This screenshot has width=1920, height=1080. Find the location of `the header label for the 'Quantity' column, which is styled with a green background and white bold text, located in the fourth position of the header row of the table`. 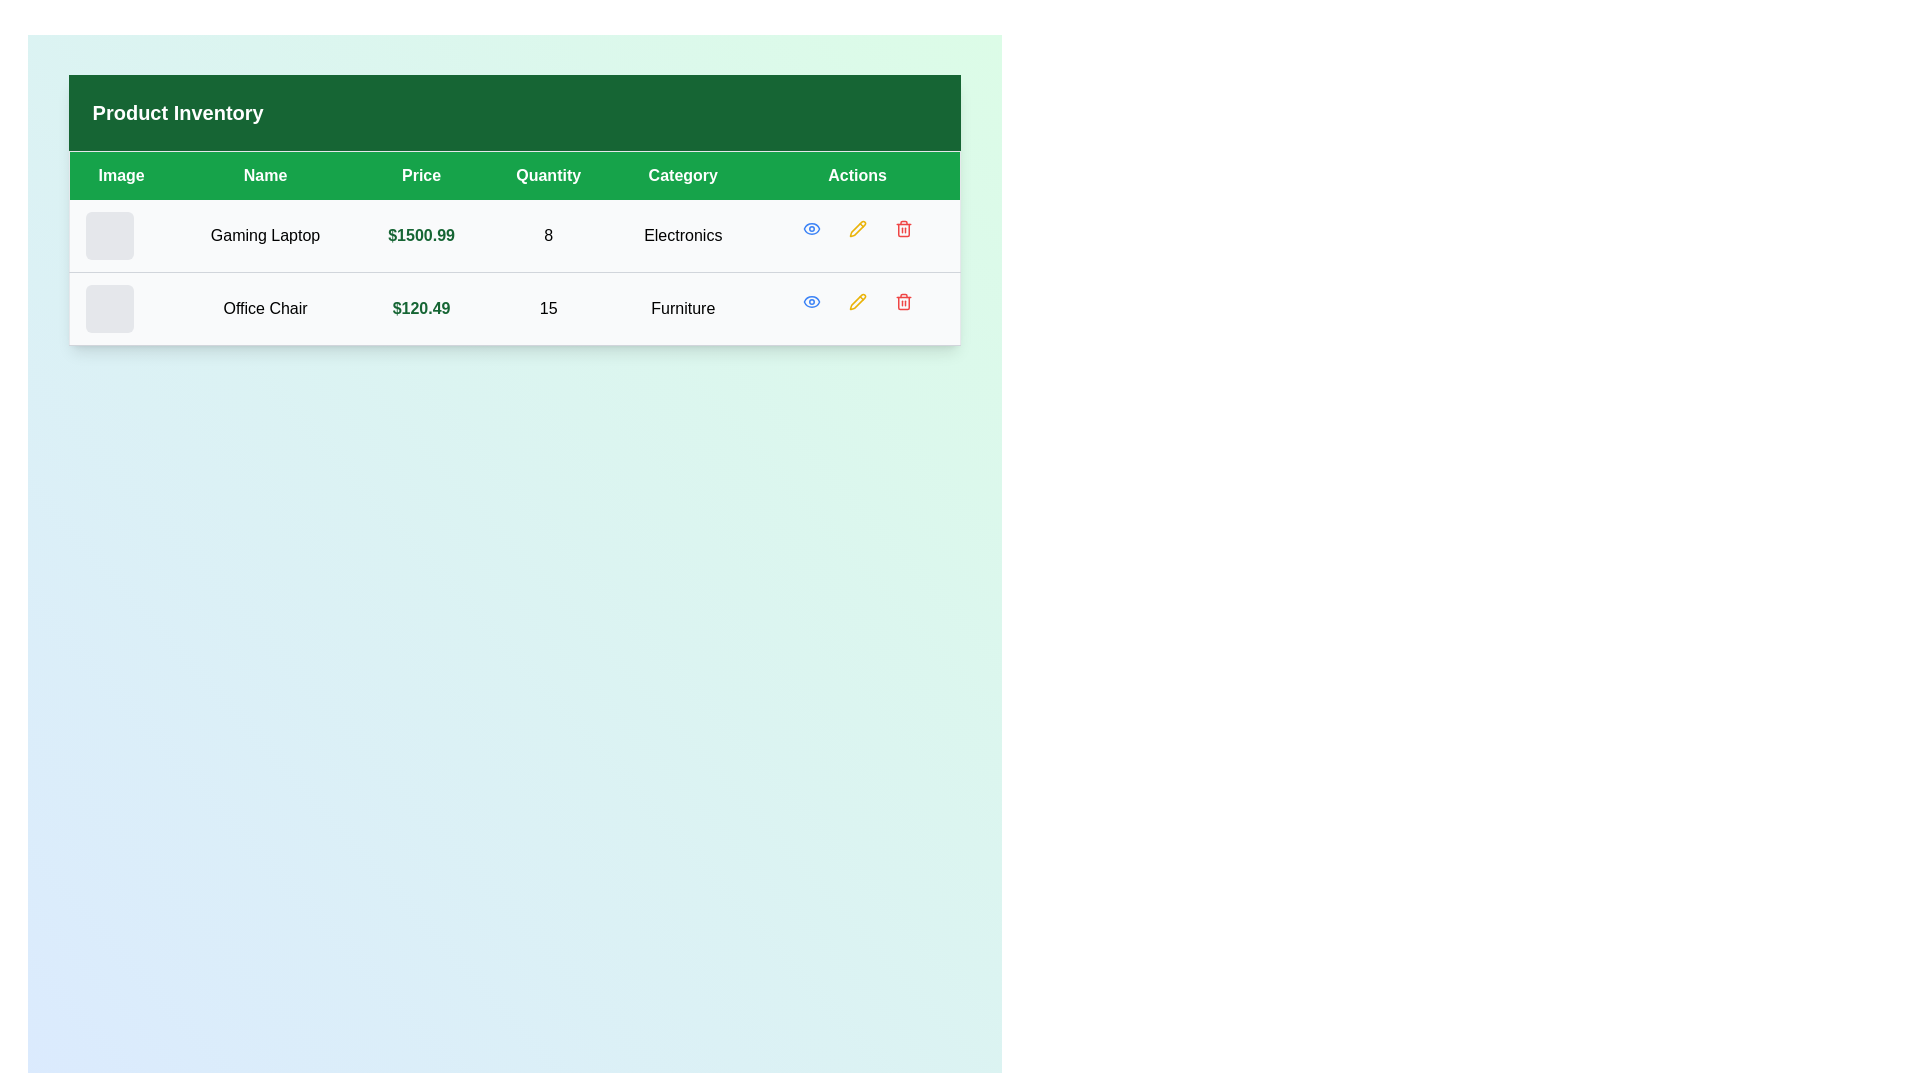

the header label for the 'Quantity' column, which is styled with a green background and white bold text, located in the fourth position of the header row of the table is located at coordinates (548, 174).